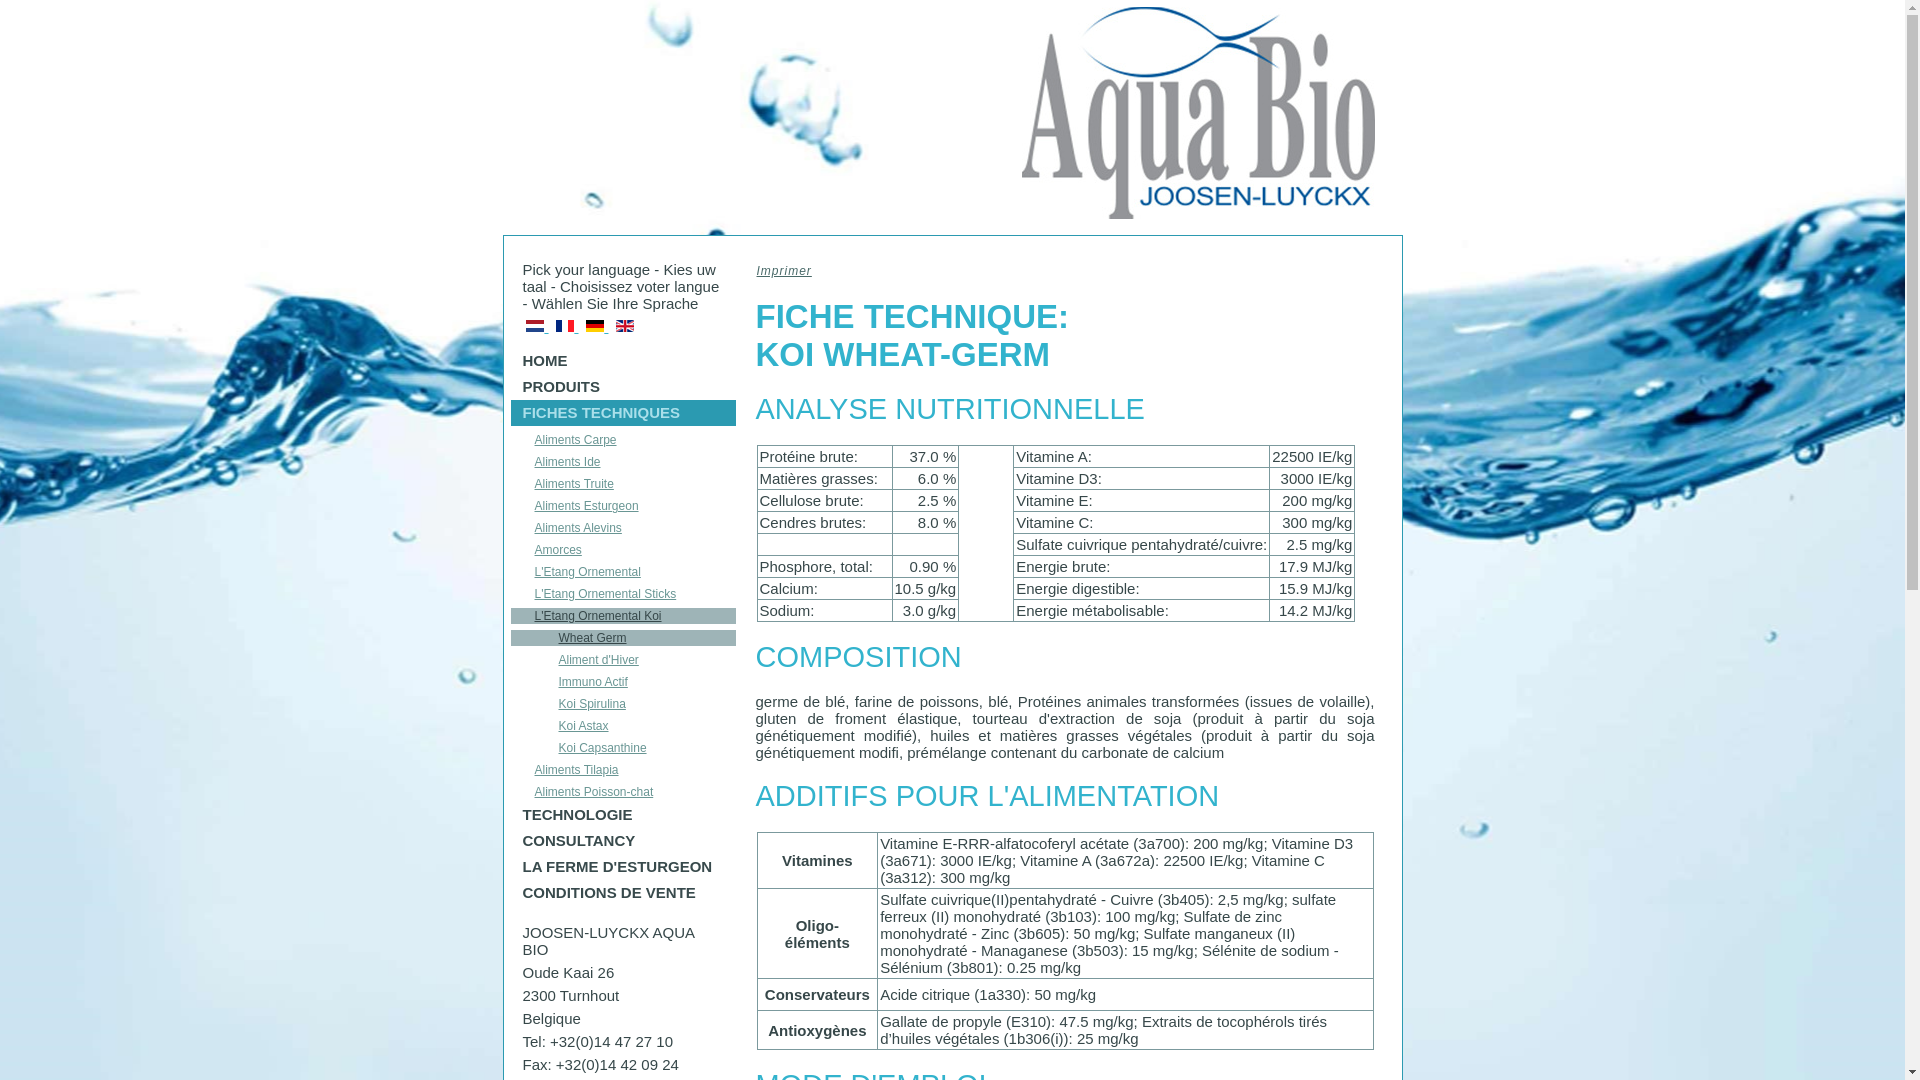 The width and height of the screenshot is (1920, 1080). I want to click on 'CONSULTANCY', so click(621, 840).